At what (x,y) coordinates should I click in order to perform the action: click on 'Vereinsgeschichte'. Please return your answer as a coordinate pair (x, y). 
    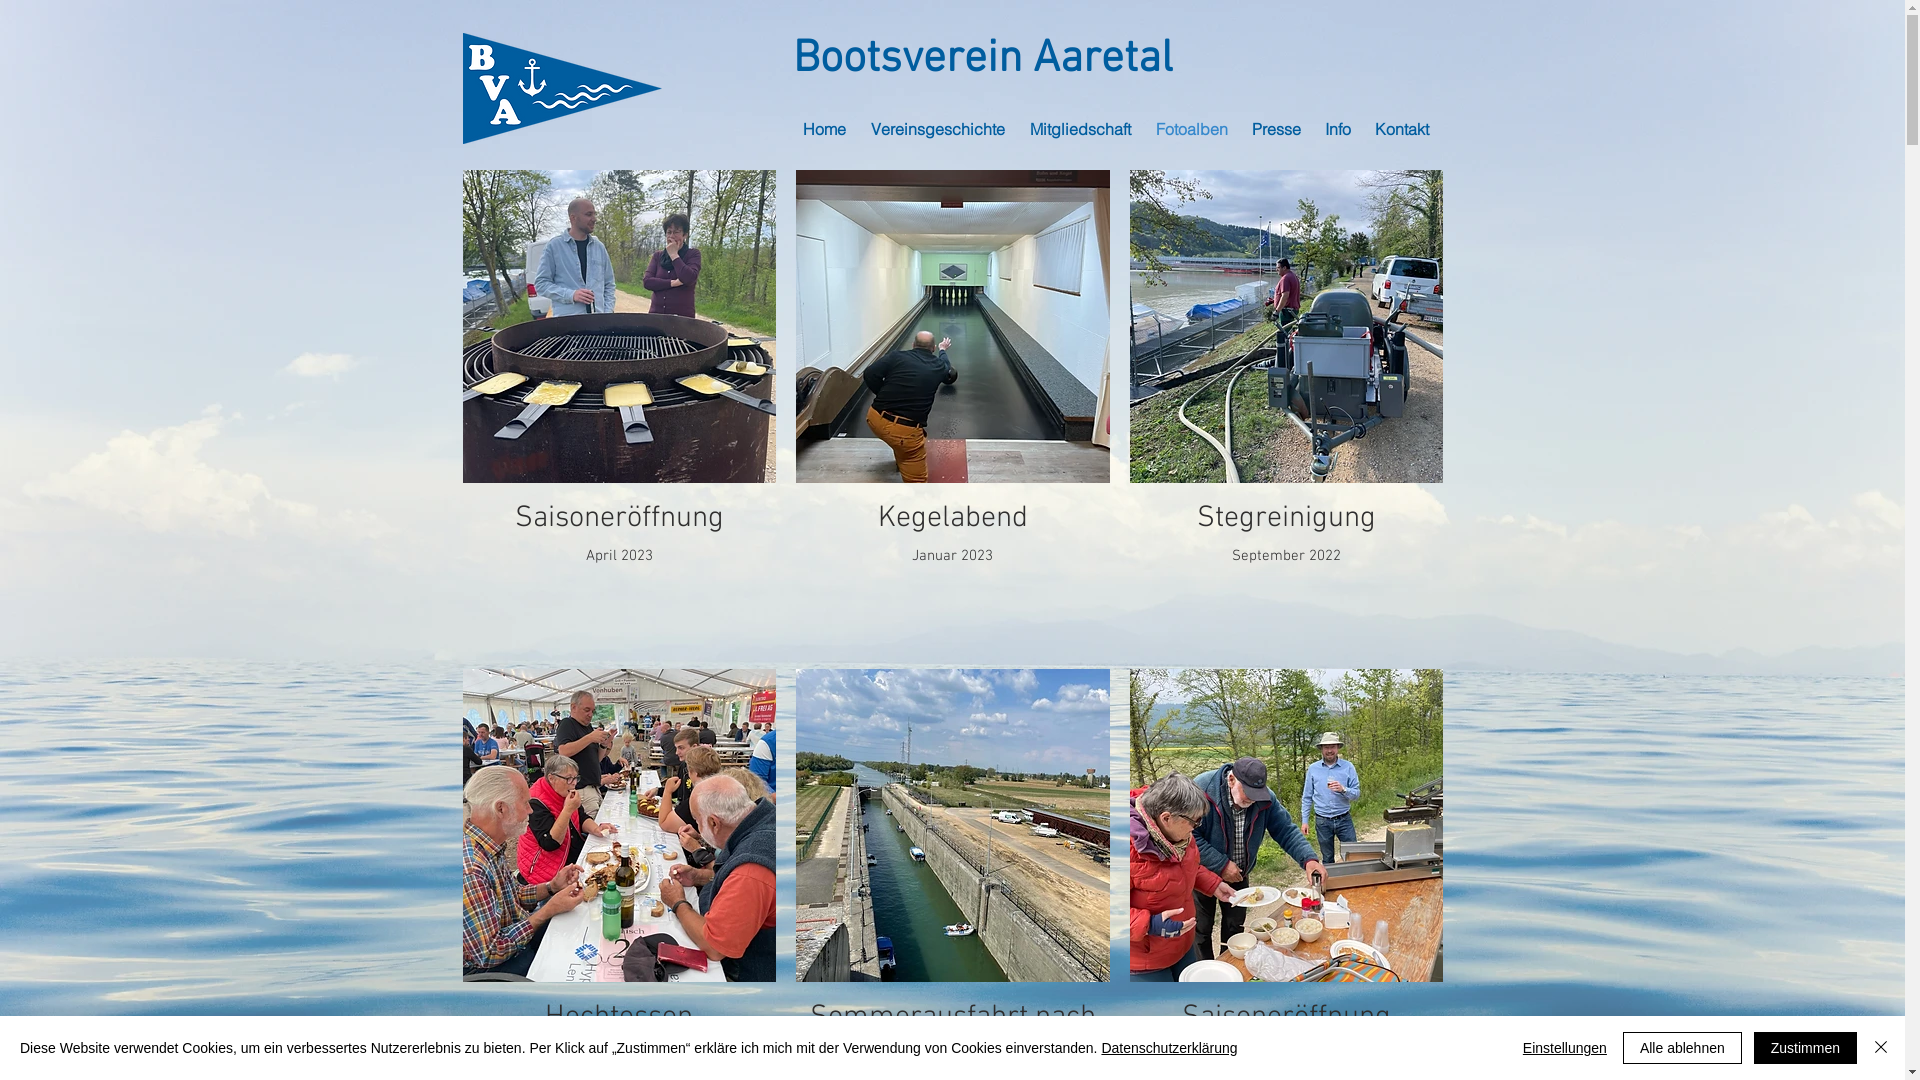
    Looking at the image, I should click on (938, 128).